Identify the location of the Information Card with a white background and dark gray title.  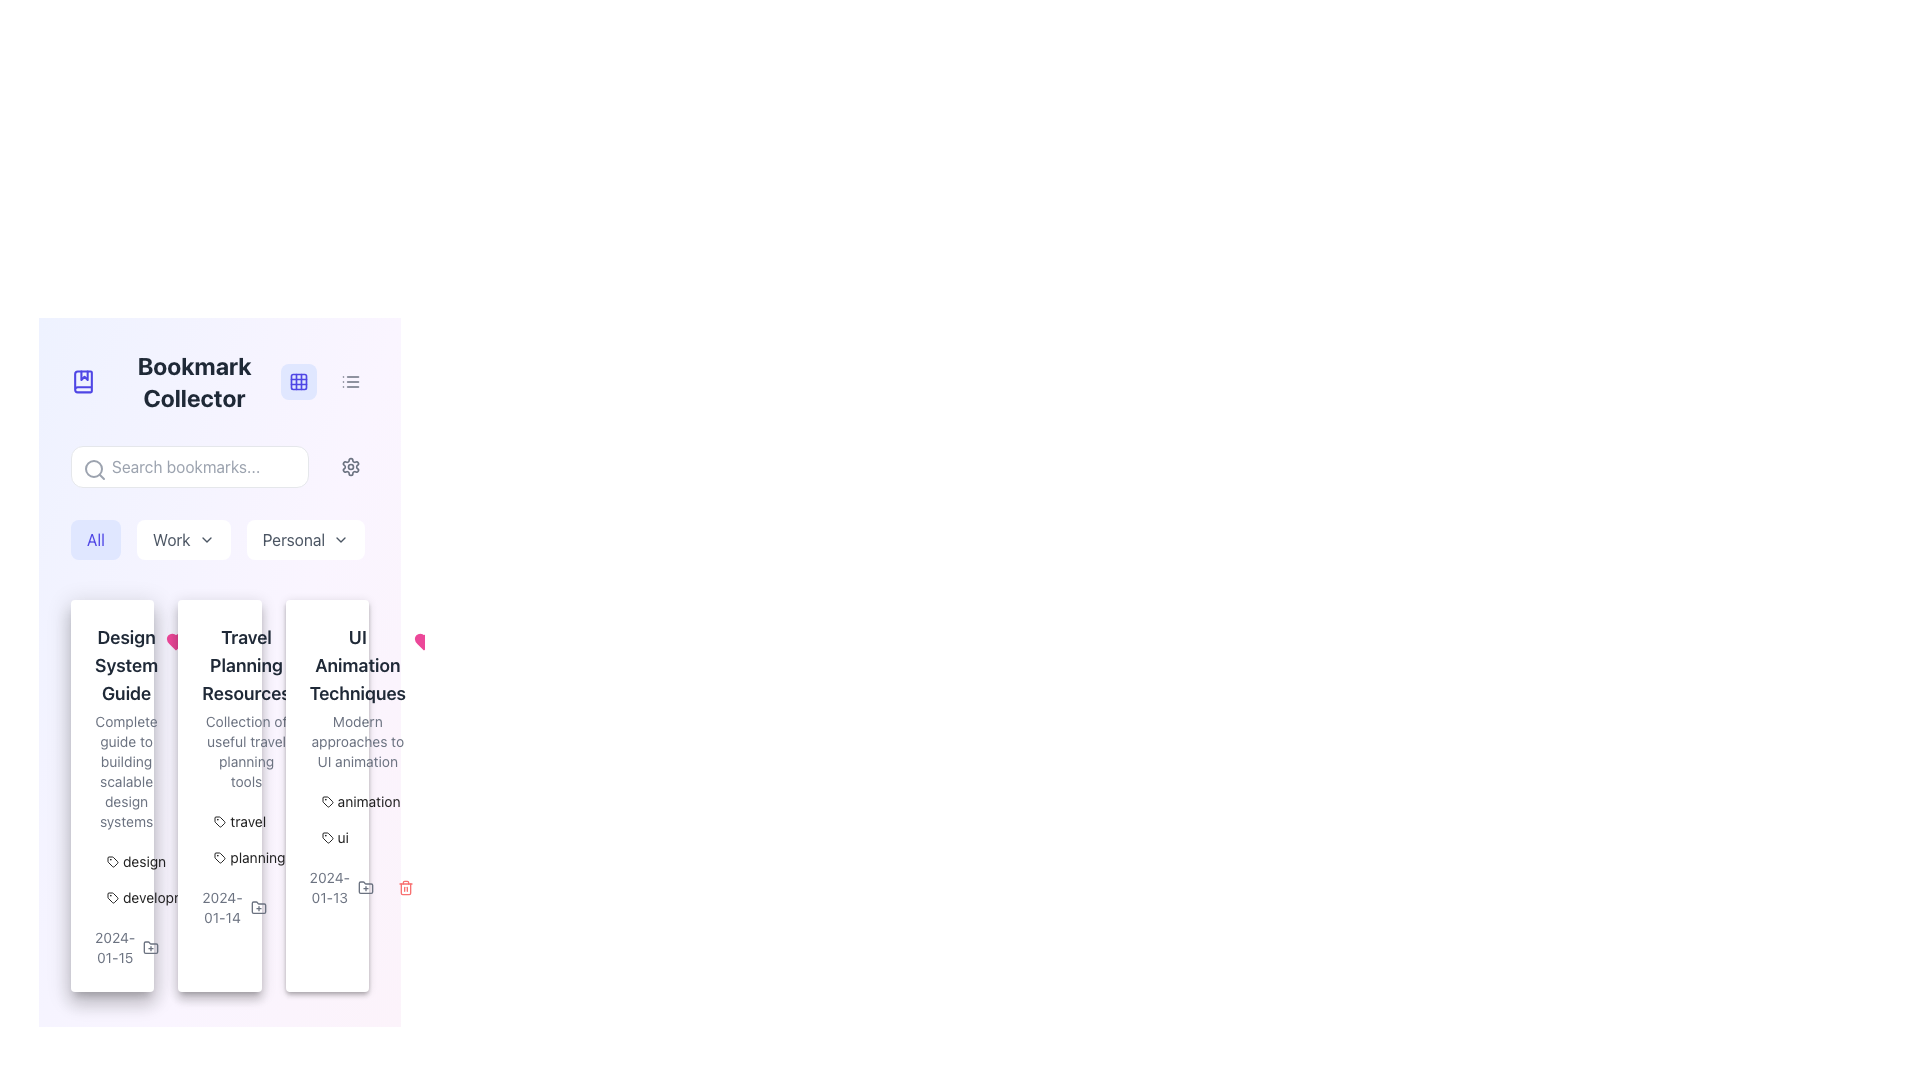
(220, 794).